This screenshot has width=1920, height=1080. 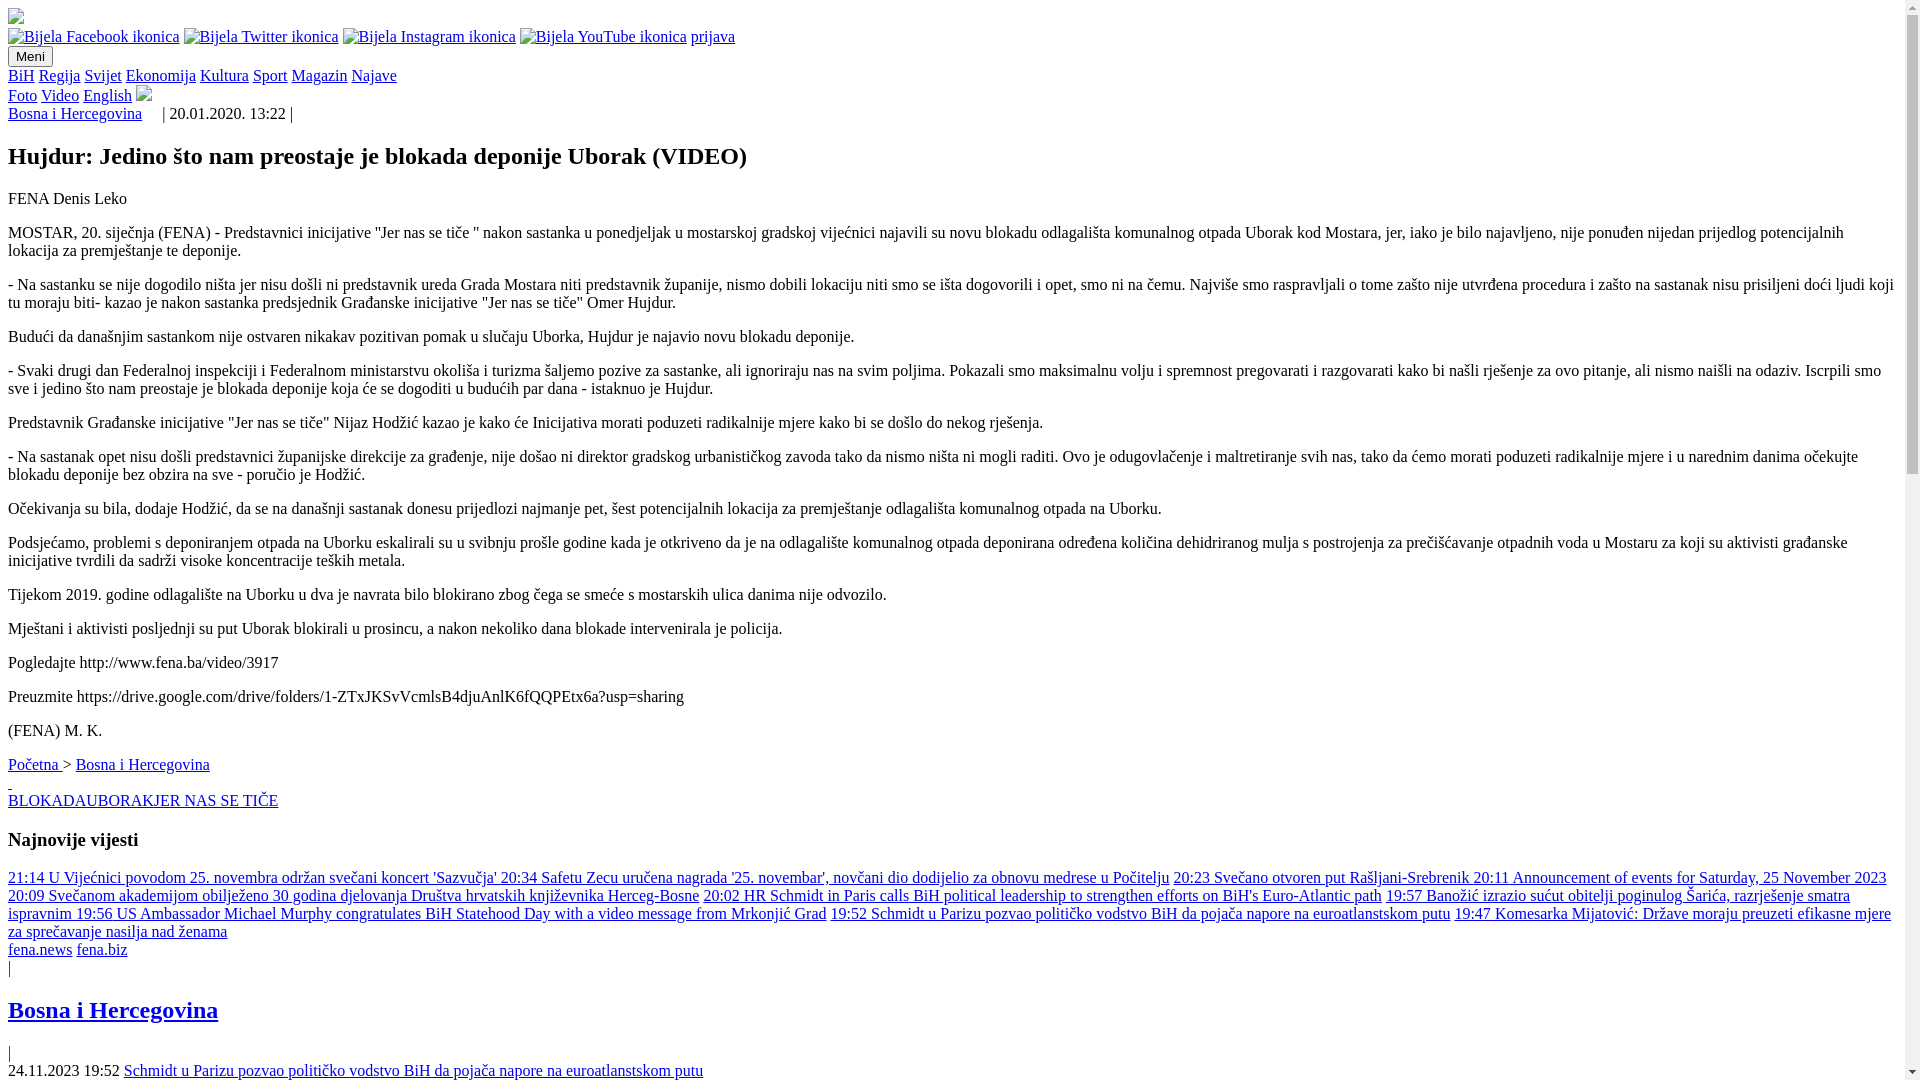 I want to click on '20:11 Announcement of events for Saturday, 25 November 2023', so click(x=1679, y=876).